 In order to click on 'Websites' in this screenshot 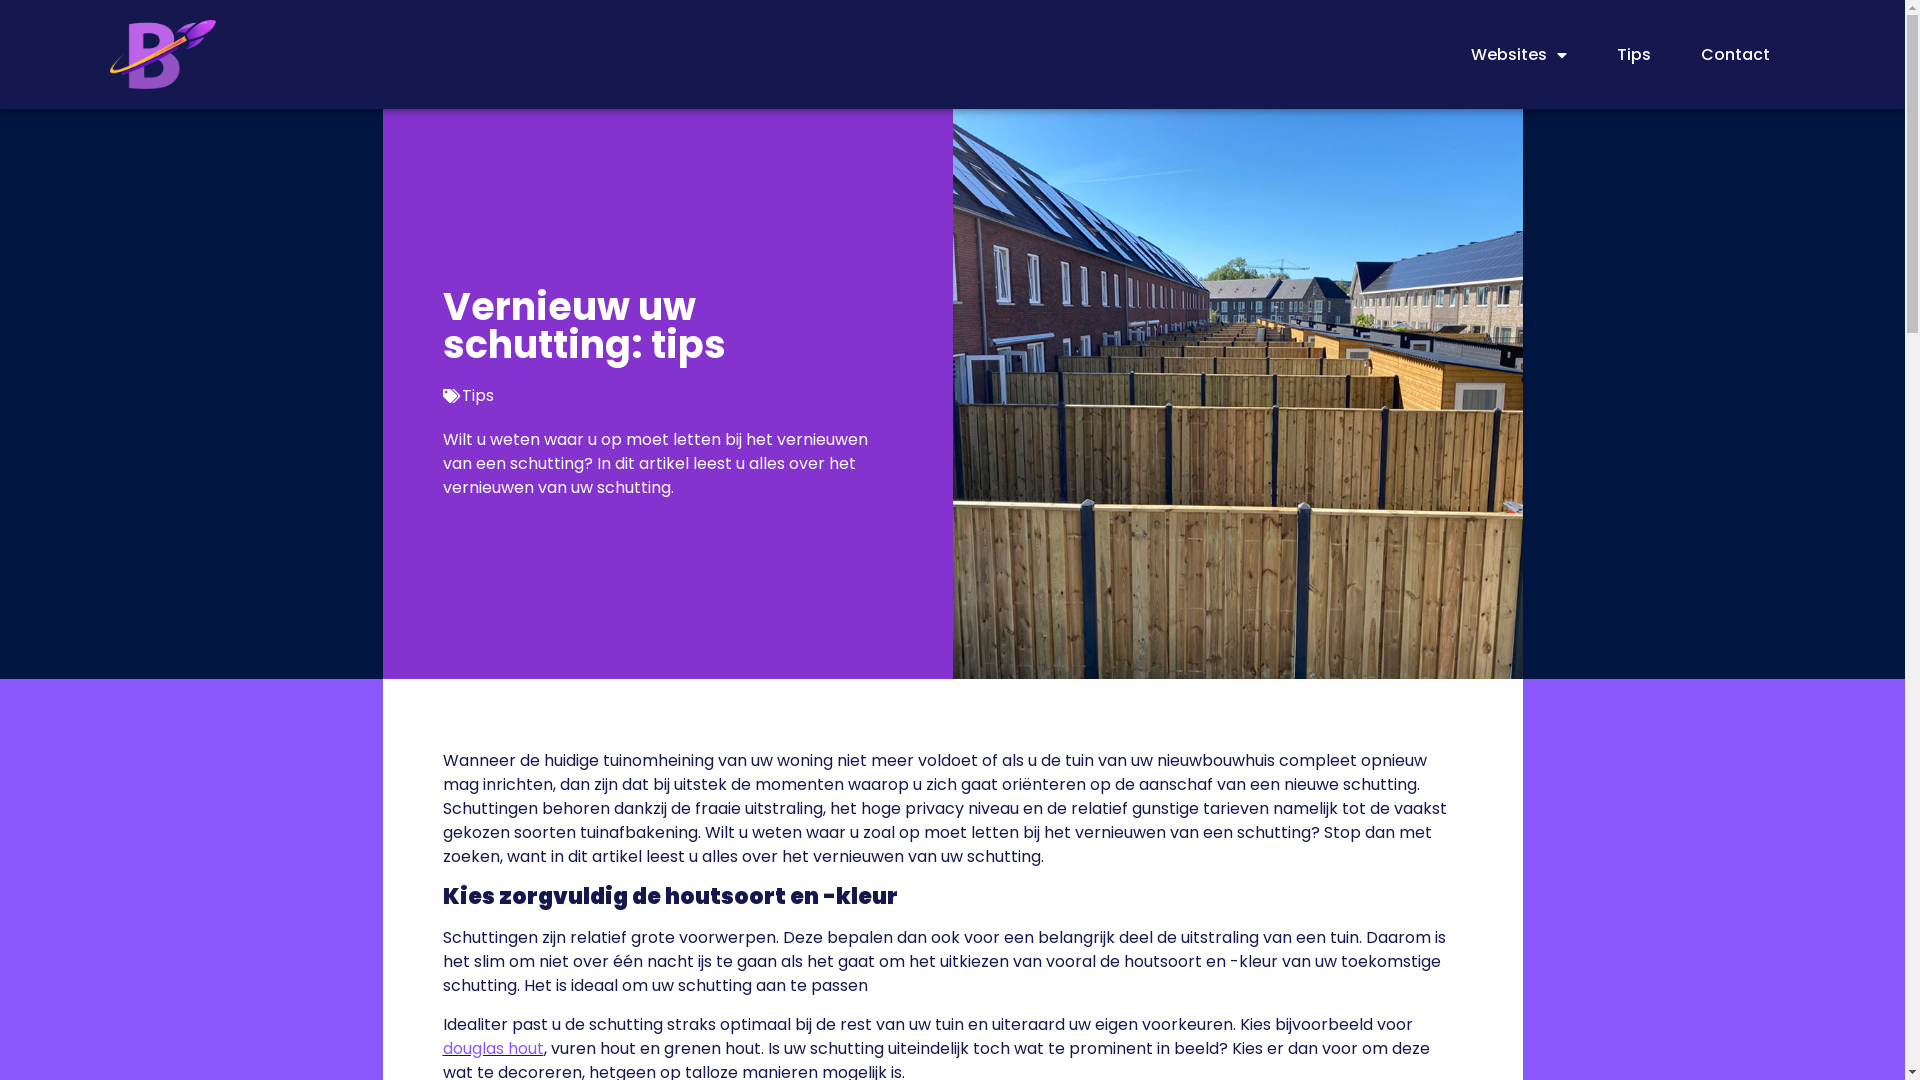, I will do `click(1518, 53)`.